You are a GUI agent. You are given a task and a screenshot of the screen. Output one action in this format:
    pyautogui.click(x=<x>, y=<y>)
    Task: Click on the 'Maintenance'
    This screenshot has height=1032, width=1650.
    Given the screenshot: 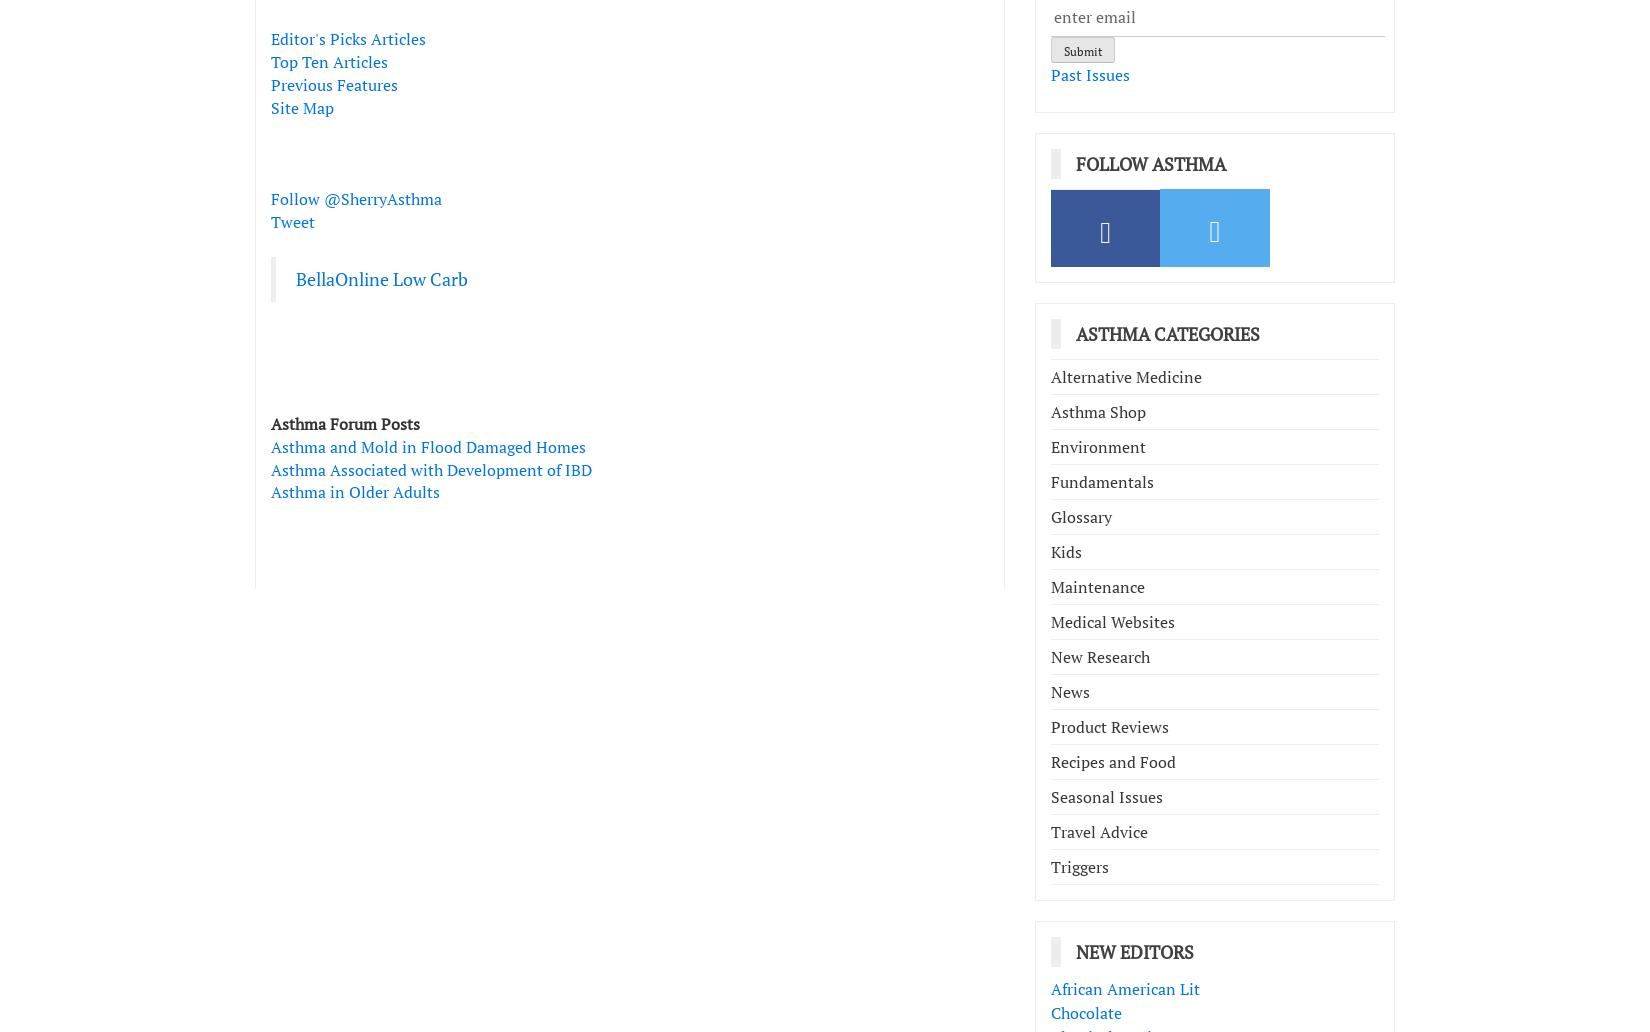 What is the action you would take?
    pyautogui.click(x=1098, y=587)
    